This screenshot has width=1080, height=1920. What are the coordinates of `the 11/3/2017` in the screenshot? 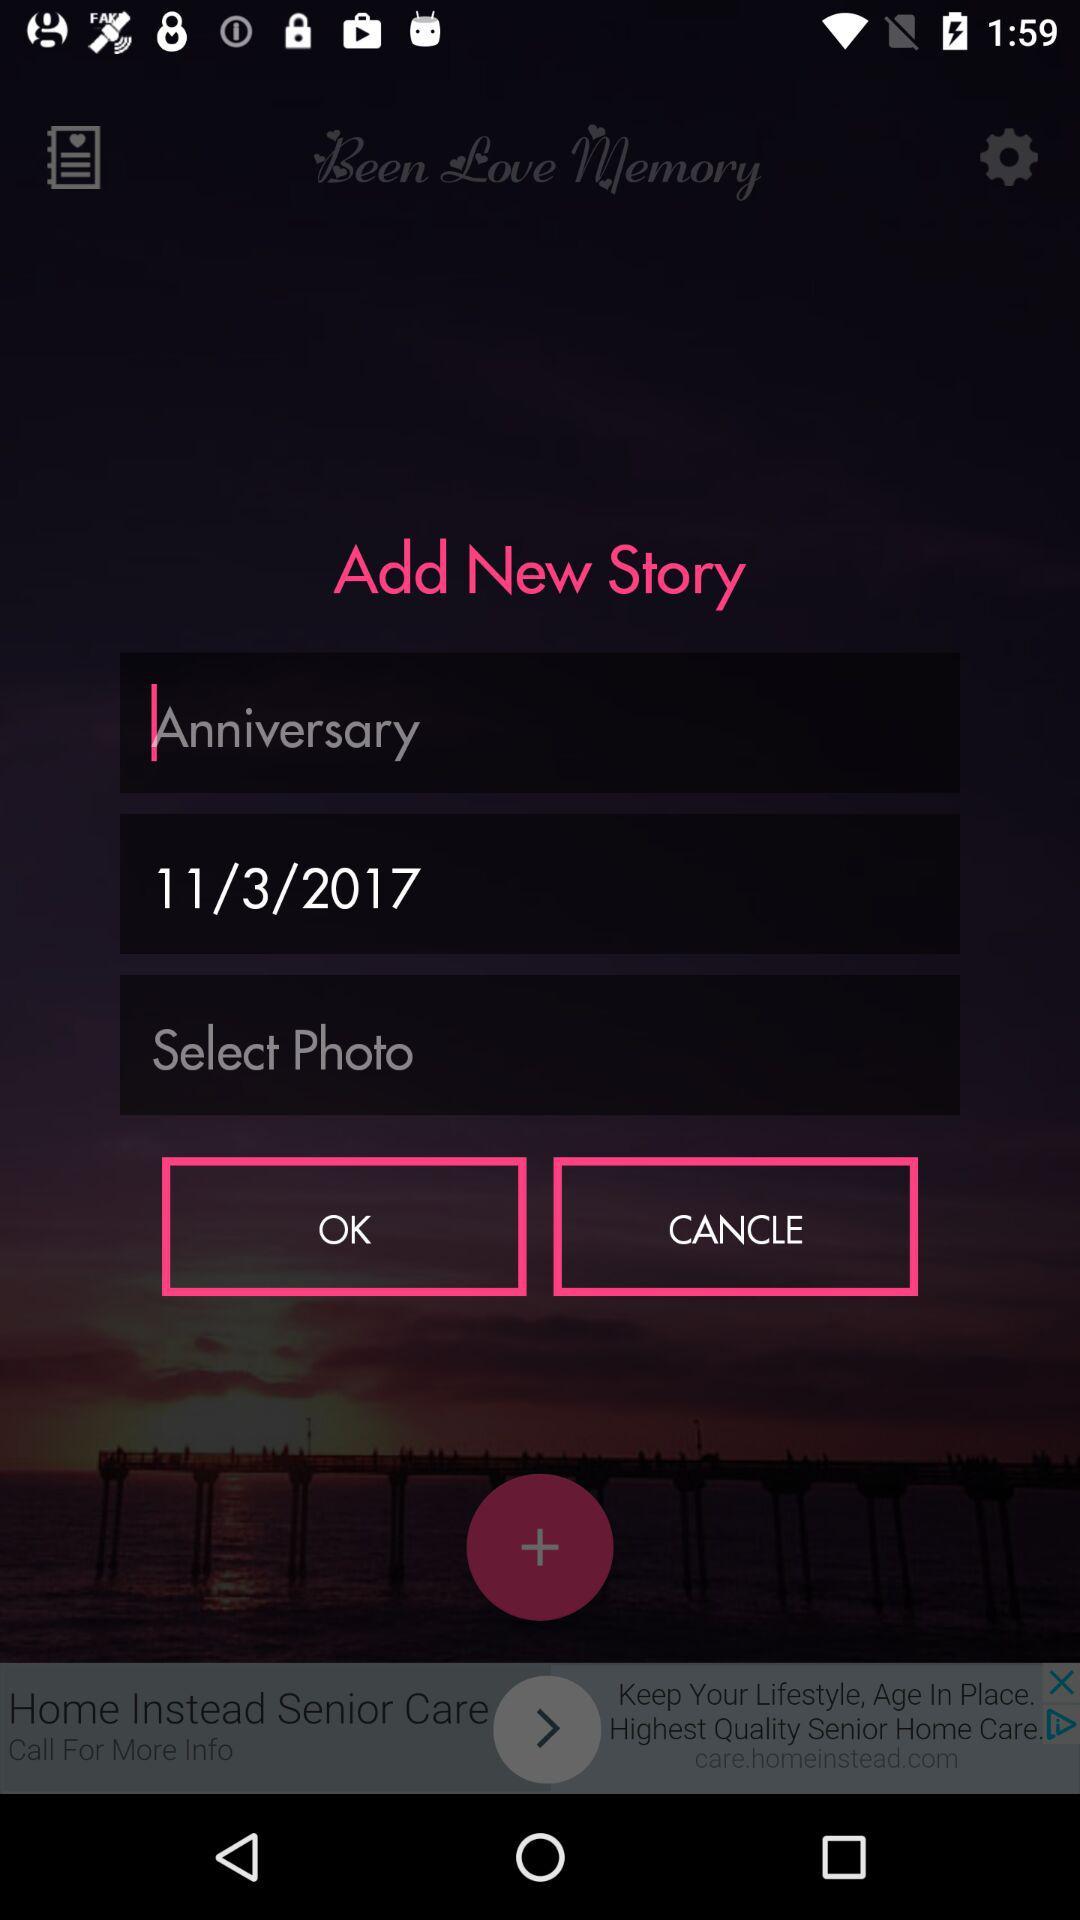 It's located at (540, 882).